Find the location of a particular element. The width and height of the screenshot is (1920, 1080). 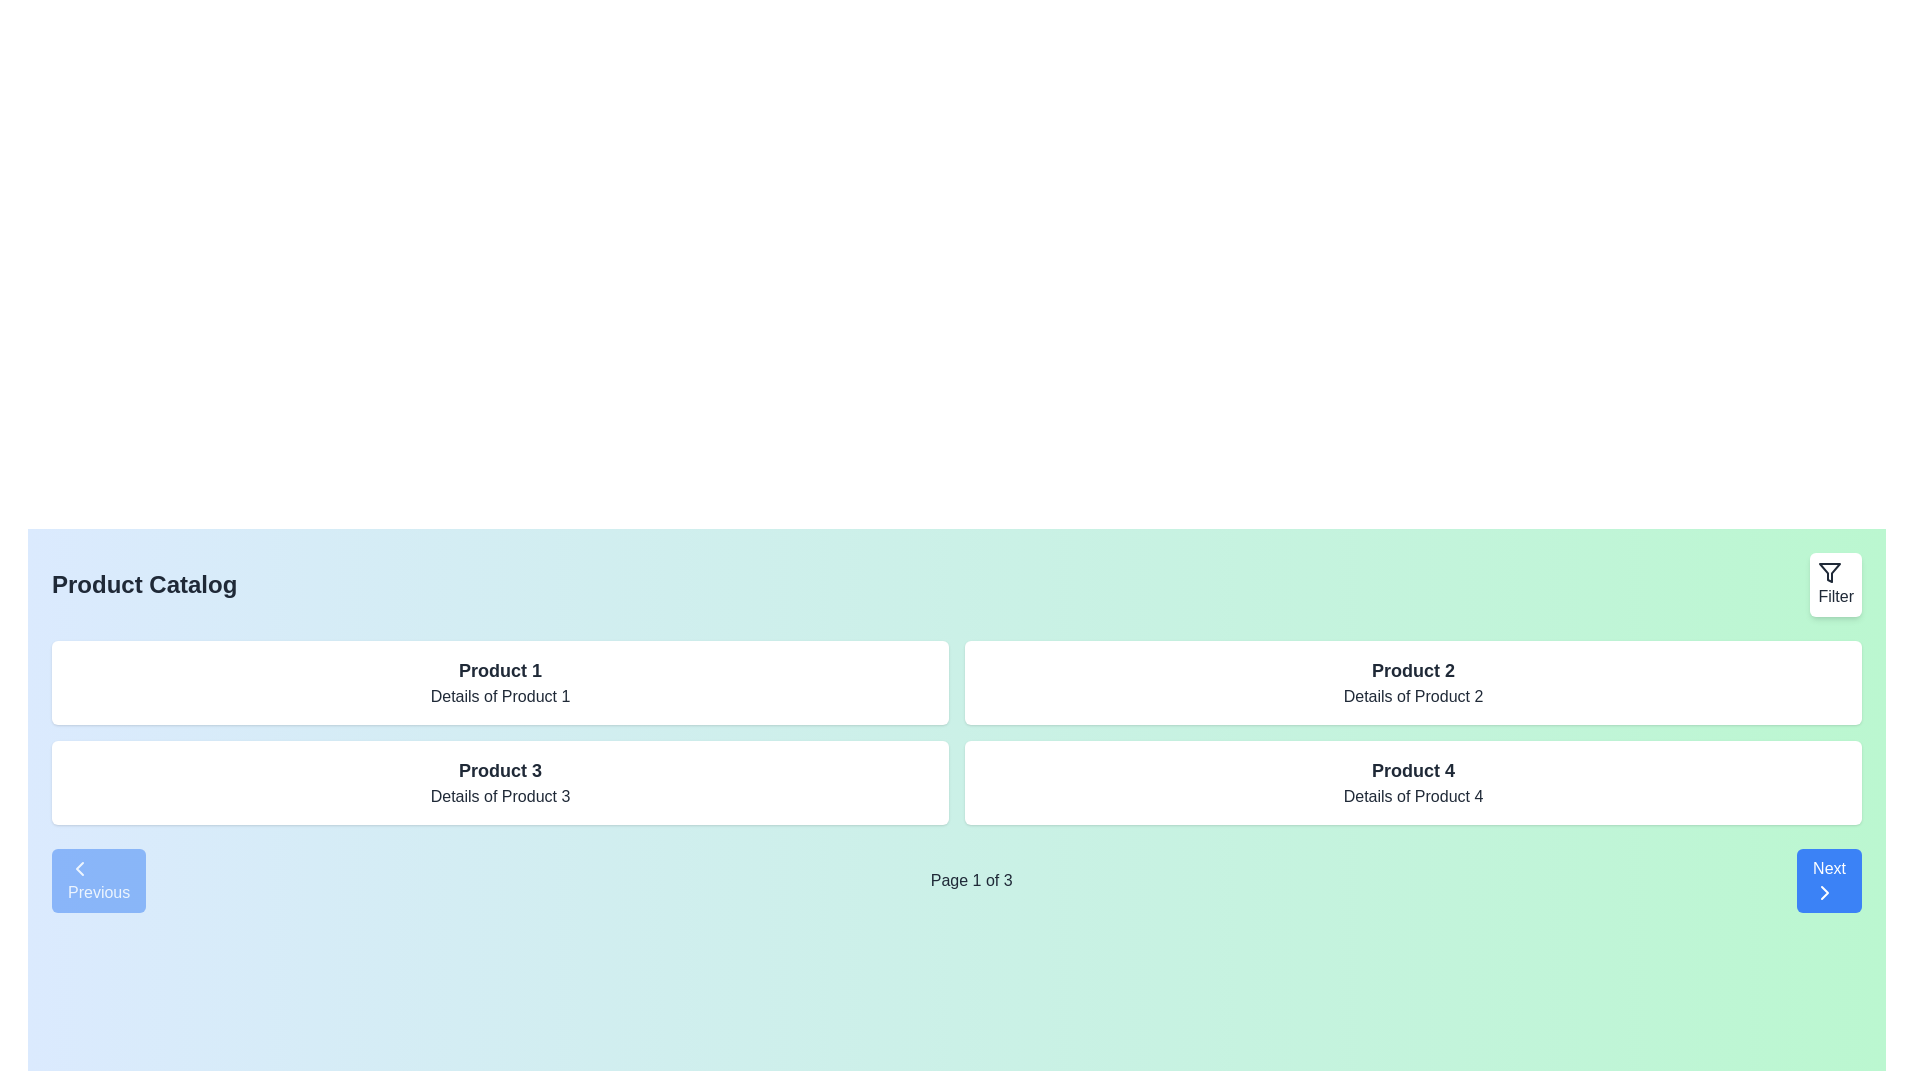

the Information card that showcases product details, located in the second row's left cell of a grid layout is located at coordinates (500, 782).